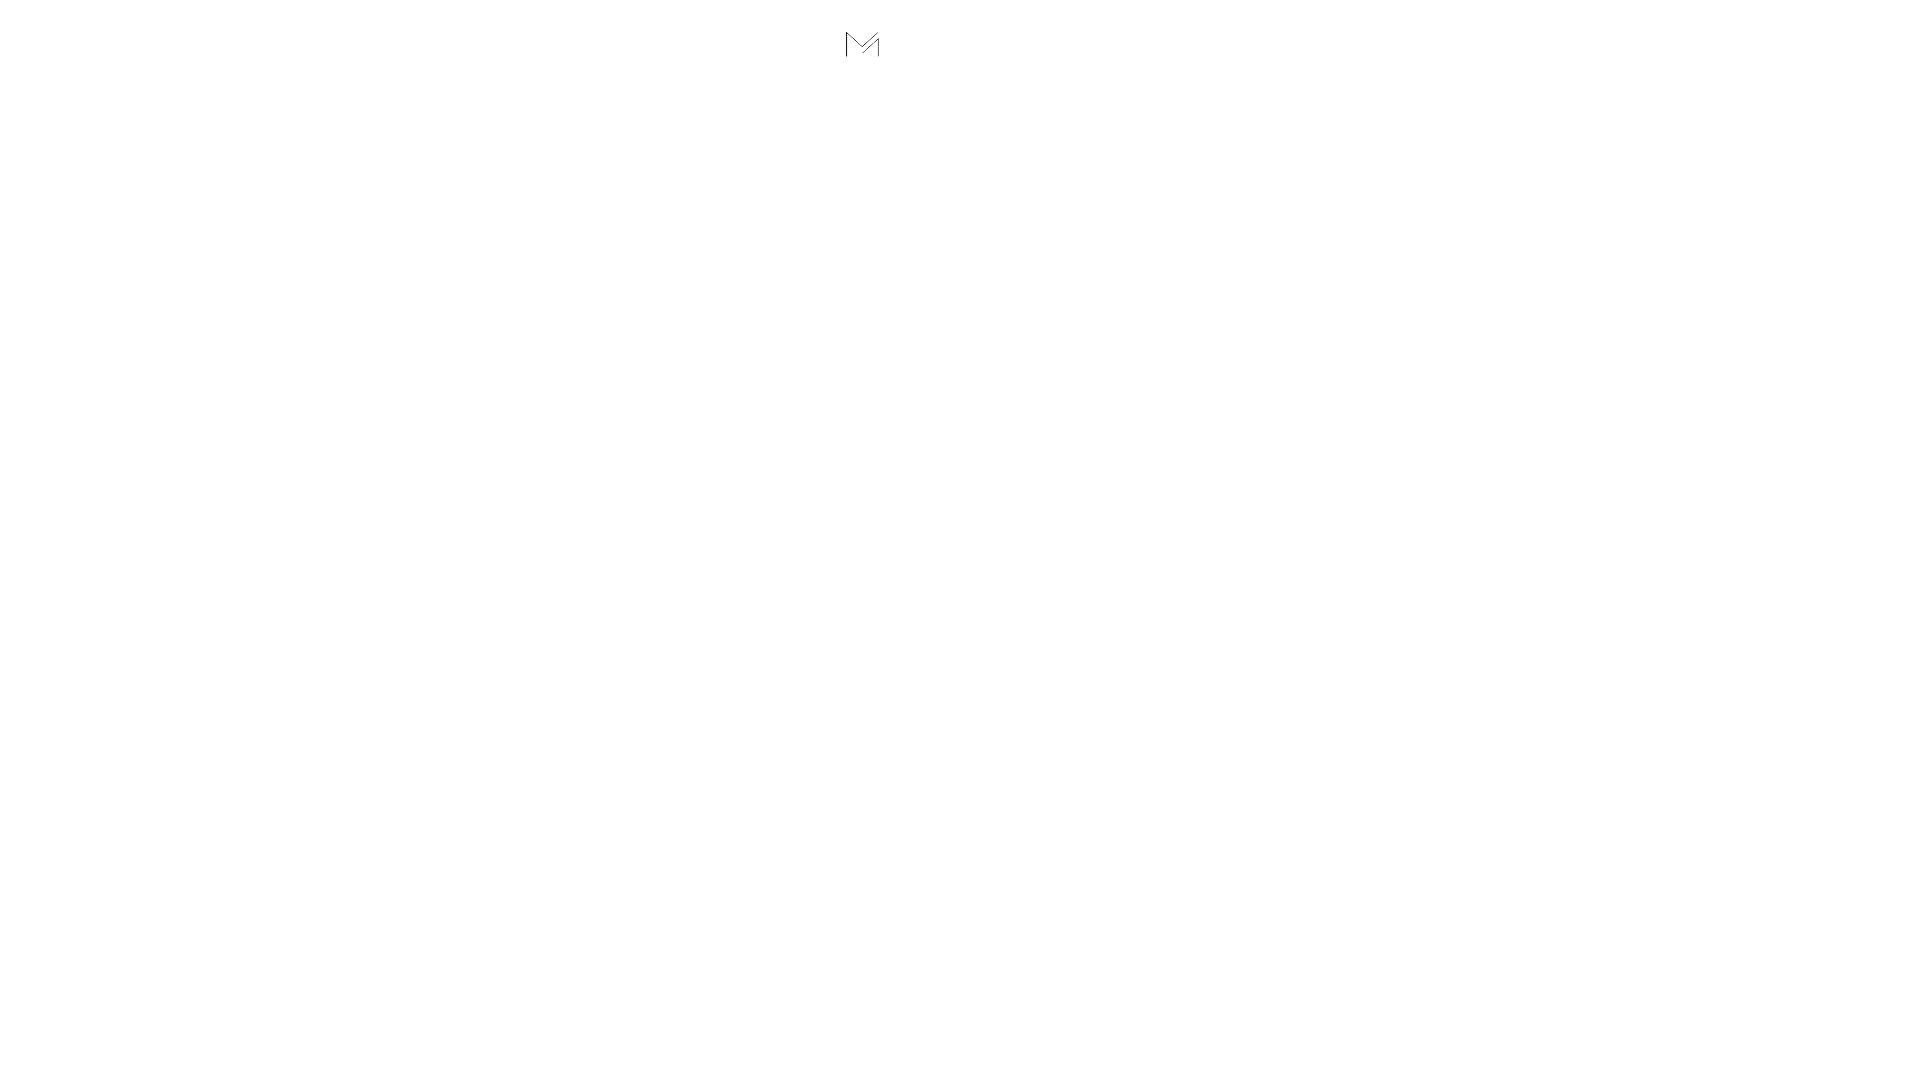 The image size is (1920, 1080). Describe the element at coordinates (1861, 1064) in the screenshot. I see `'WPBrigade'` at that location.